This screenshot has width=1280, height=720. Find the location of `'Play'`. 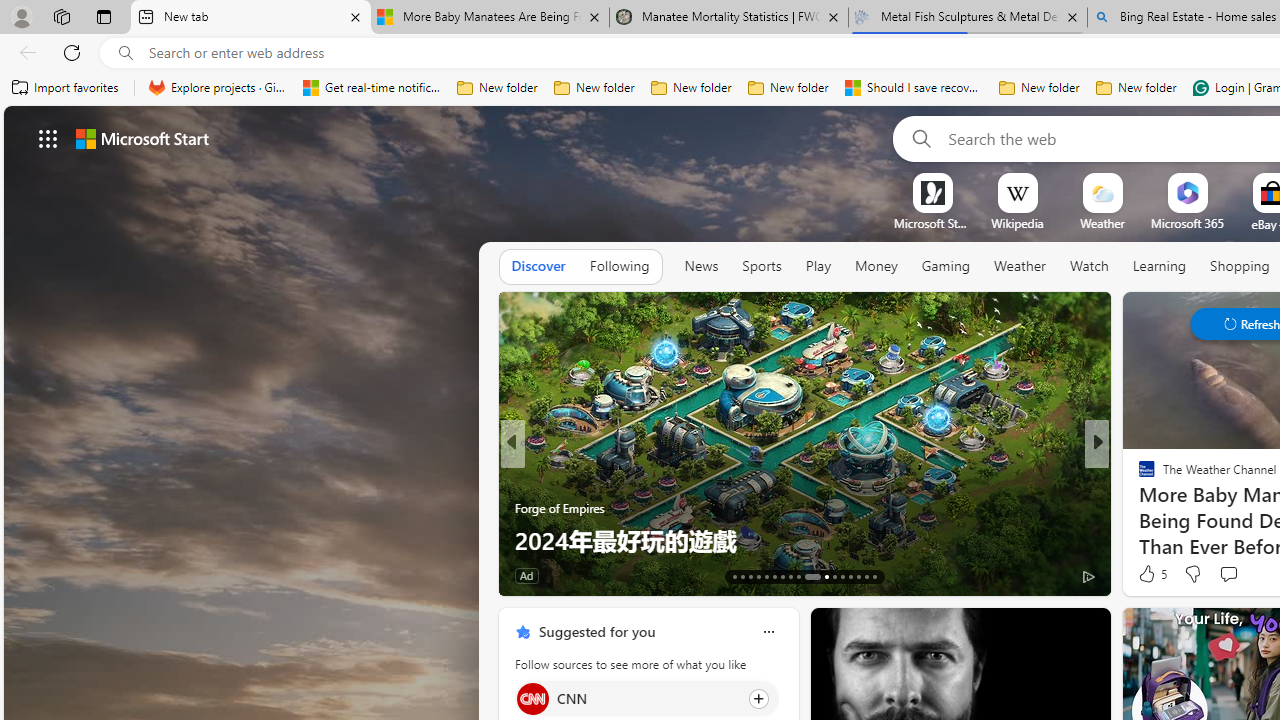

'Play' is located at coordinates (817, 265).